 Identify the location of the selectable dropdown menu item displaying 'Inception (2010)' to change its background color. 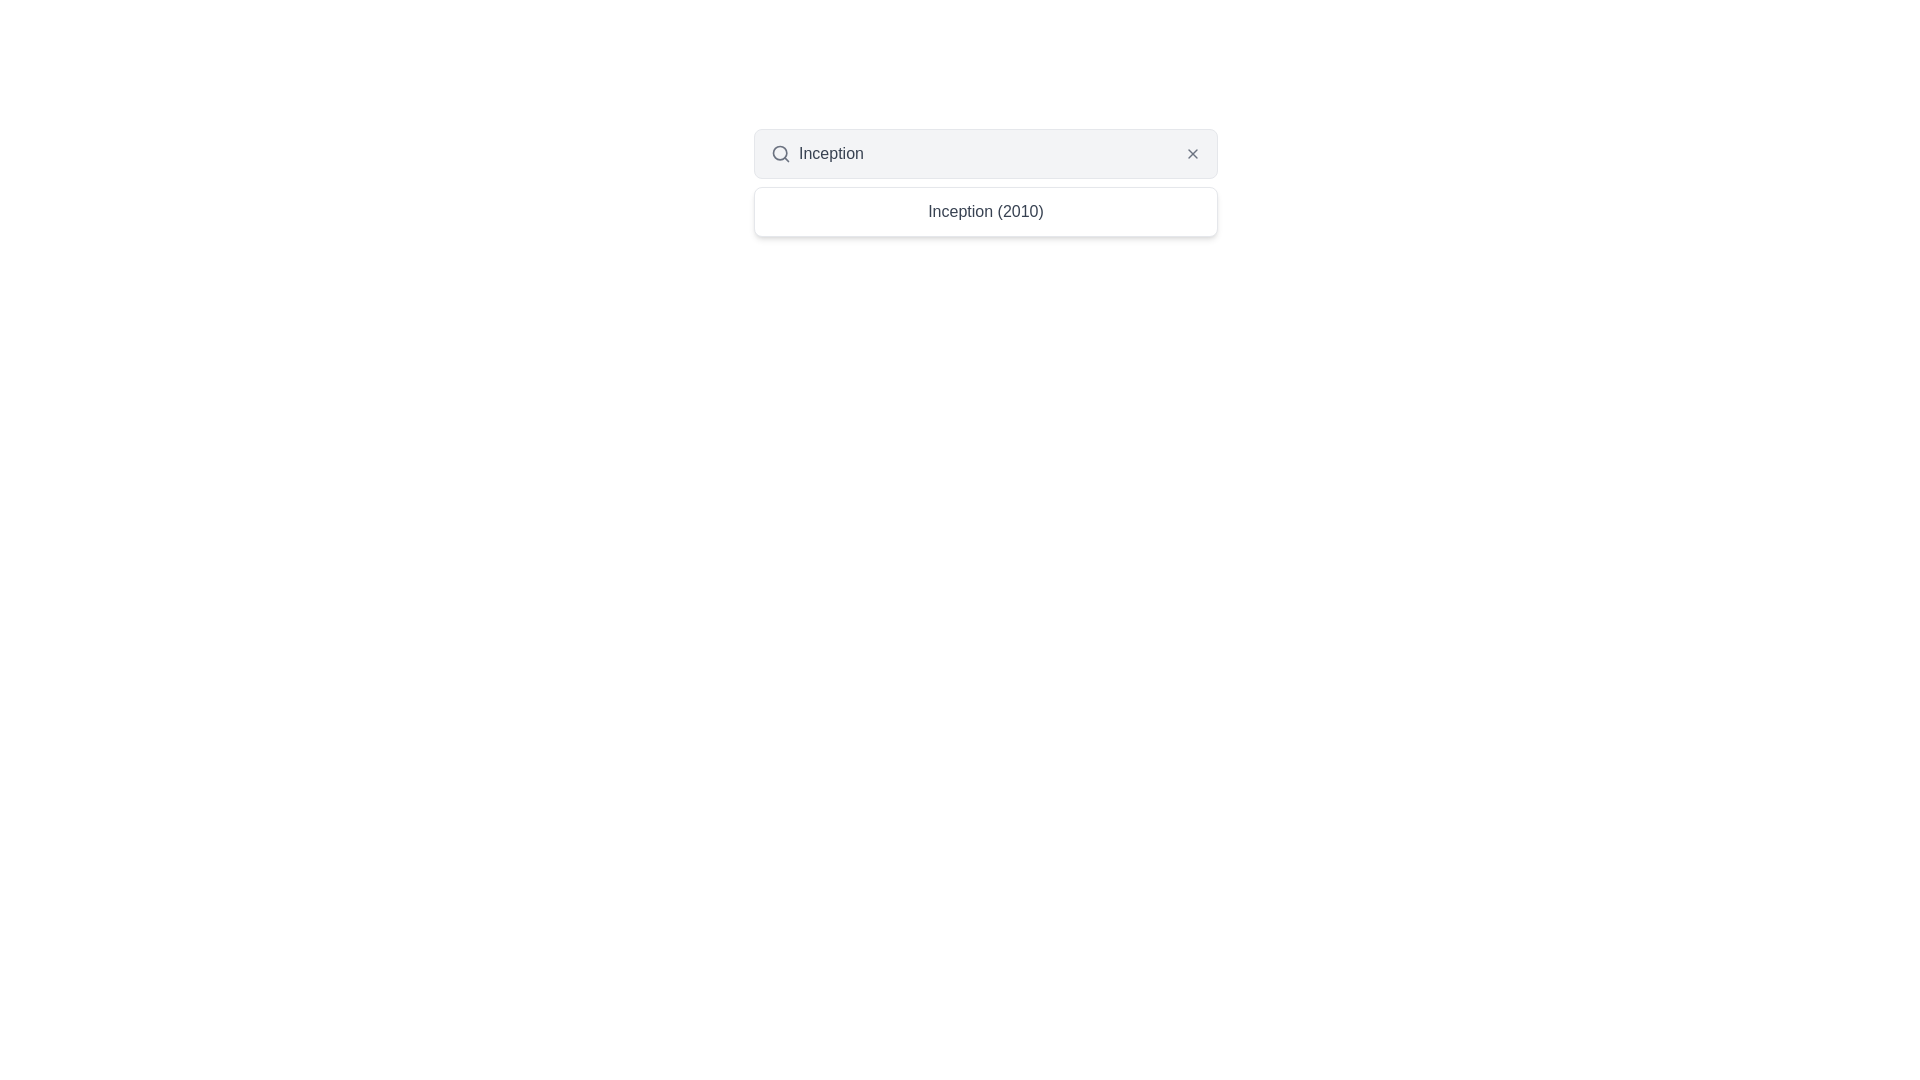
(985, 212).